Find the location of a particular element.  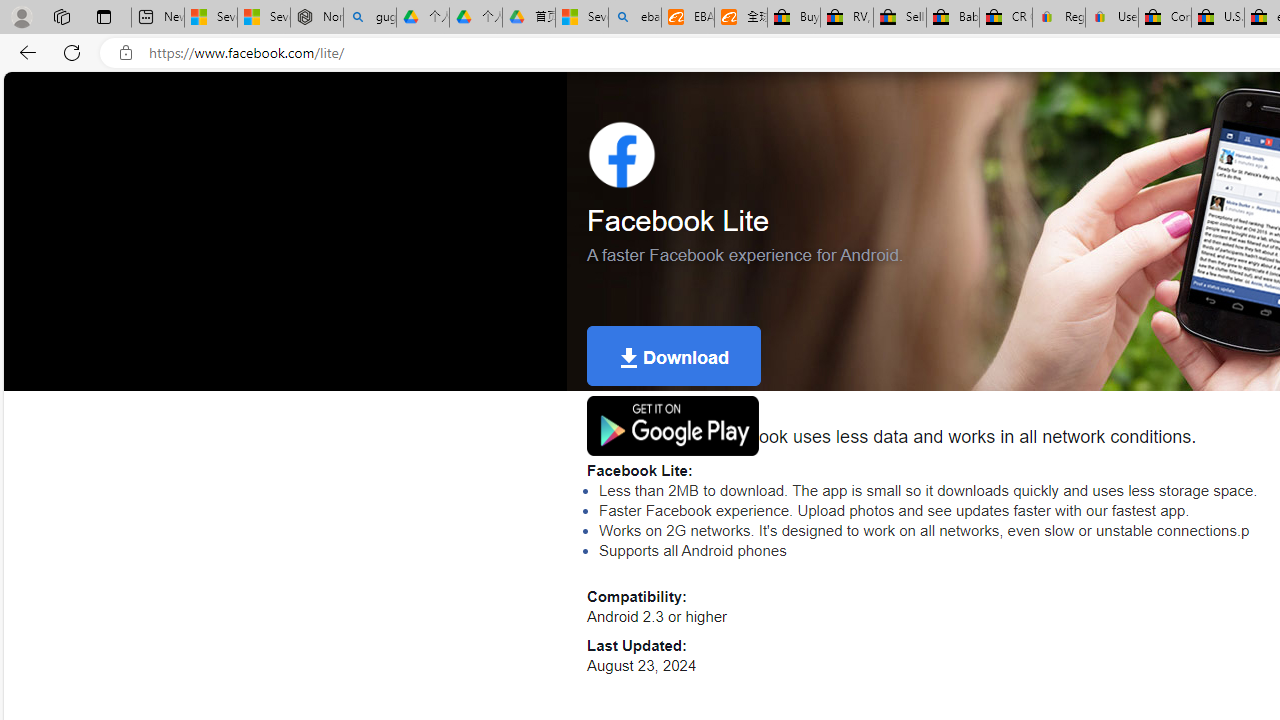

'New tab' is located at coordinates (157, 17).